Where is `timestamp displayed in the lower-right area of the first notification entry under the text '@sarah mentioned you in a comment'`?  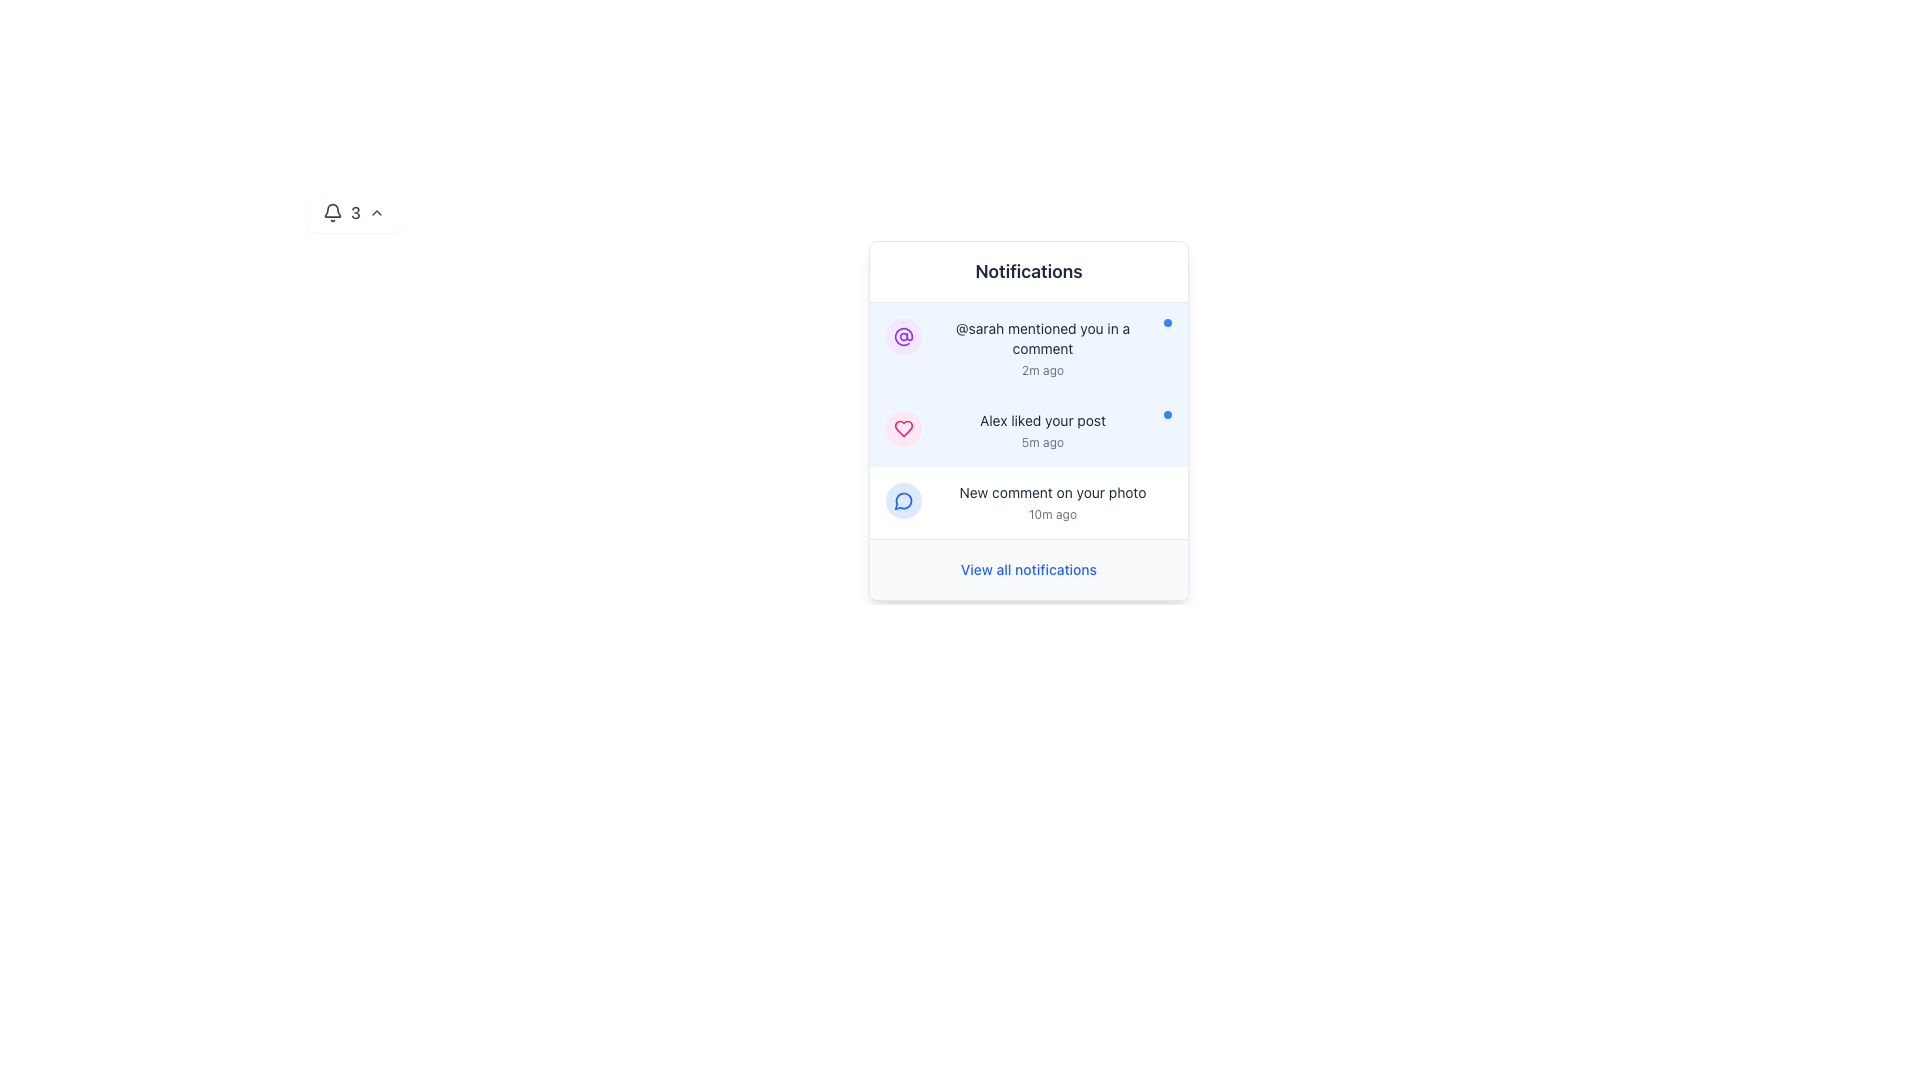
timestamp displayed in the lower-right area of the first notification entry under the text '@sarah mentioned you in a comment' is located at coordinates (1041, 370).